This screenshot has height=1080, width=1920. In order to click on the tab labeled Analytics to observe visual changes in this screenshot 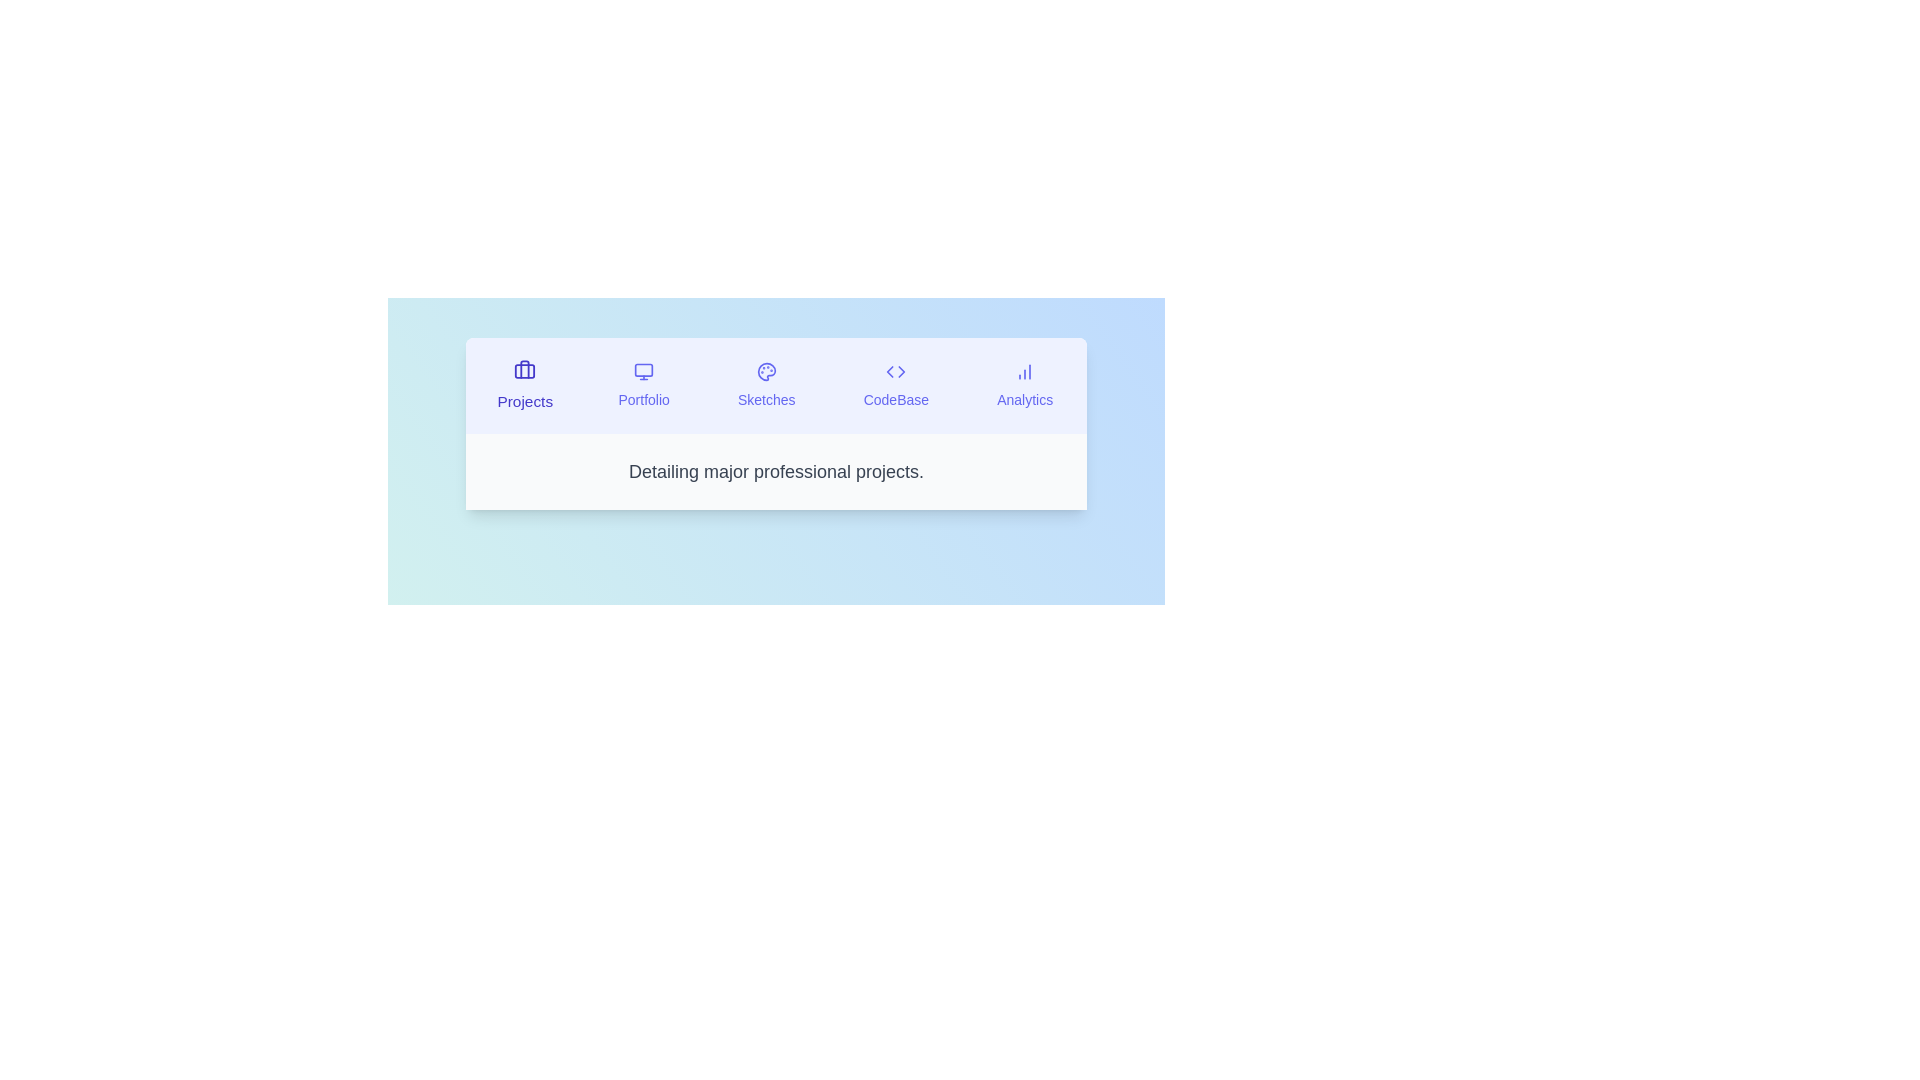, I will do `click(1025, 385)`.